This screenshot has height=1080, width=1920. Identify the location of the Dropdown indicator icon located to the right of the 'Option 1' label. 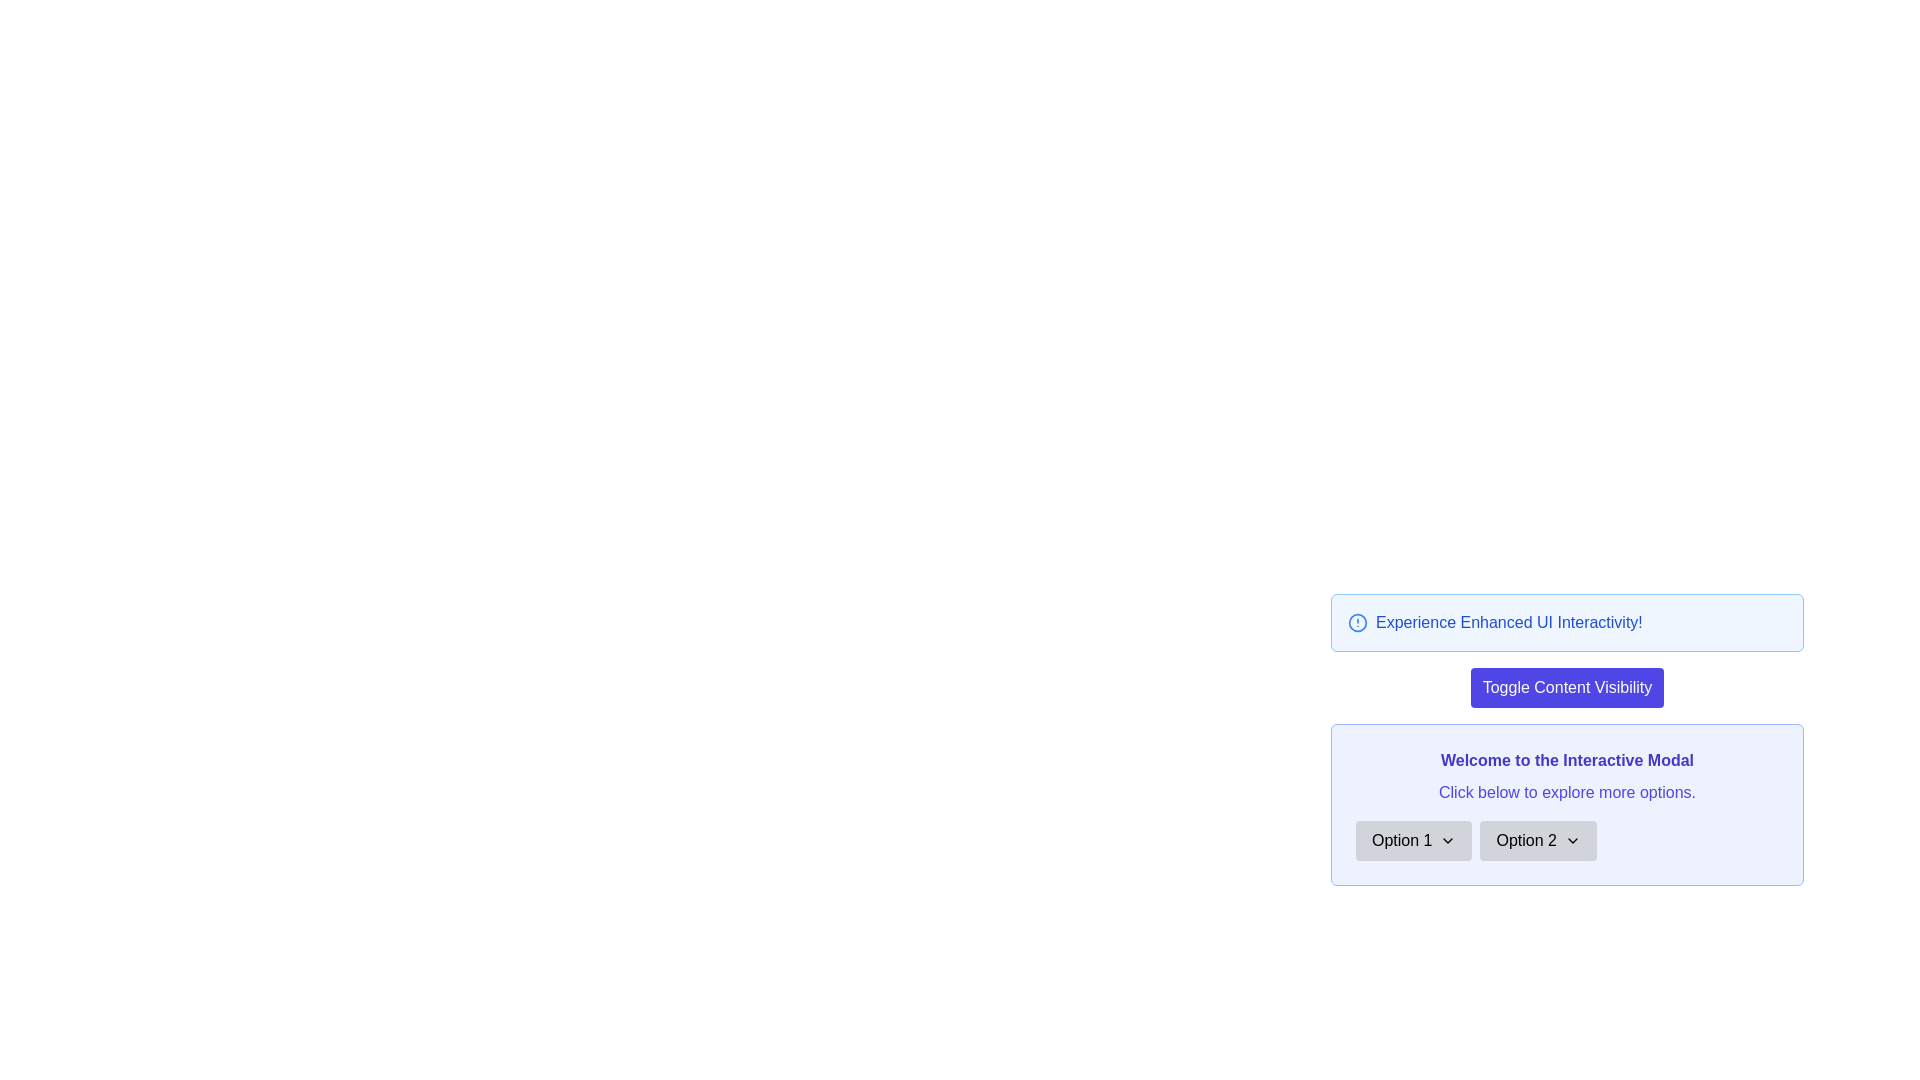
(1448, 840).